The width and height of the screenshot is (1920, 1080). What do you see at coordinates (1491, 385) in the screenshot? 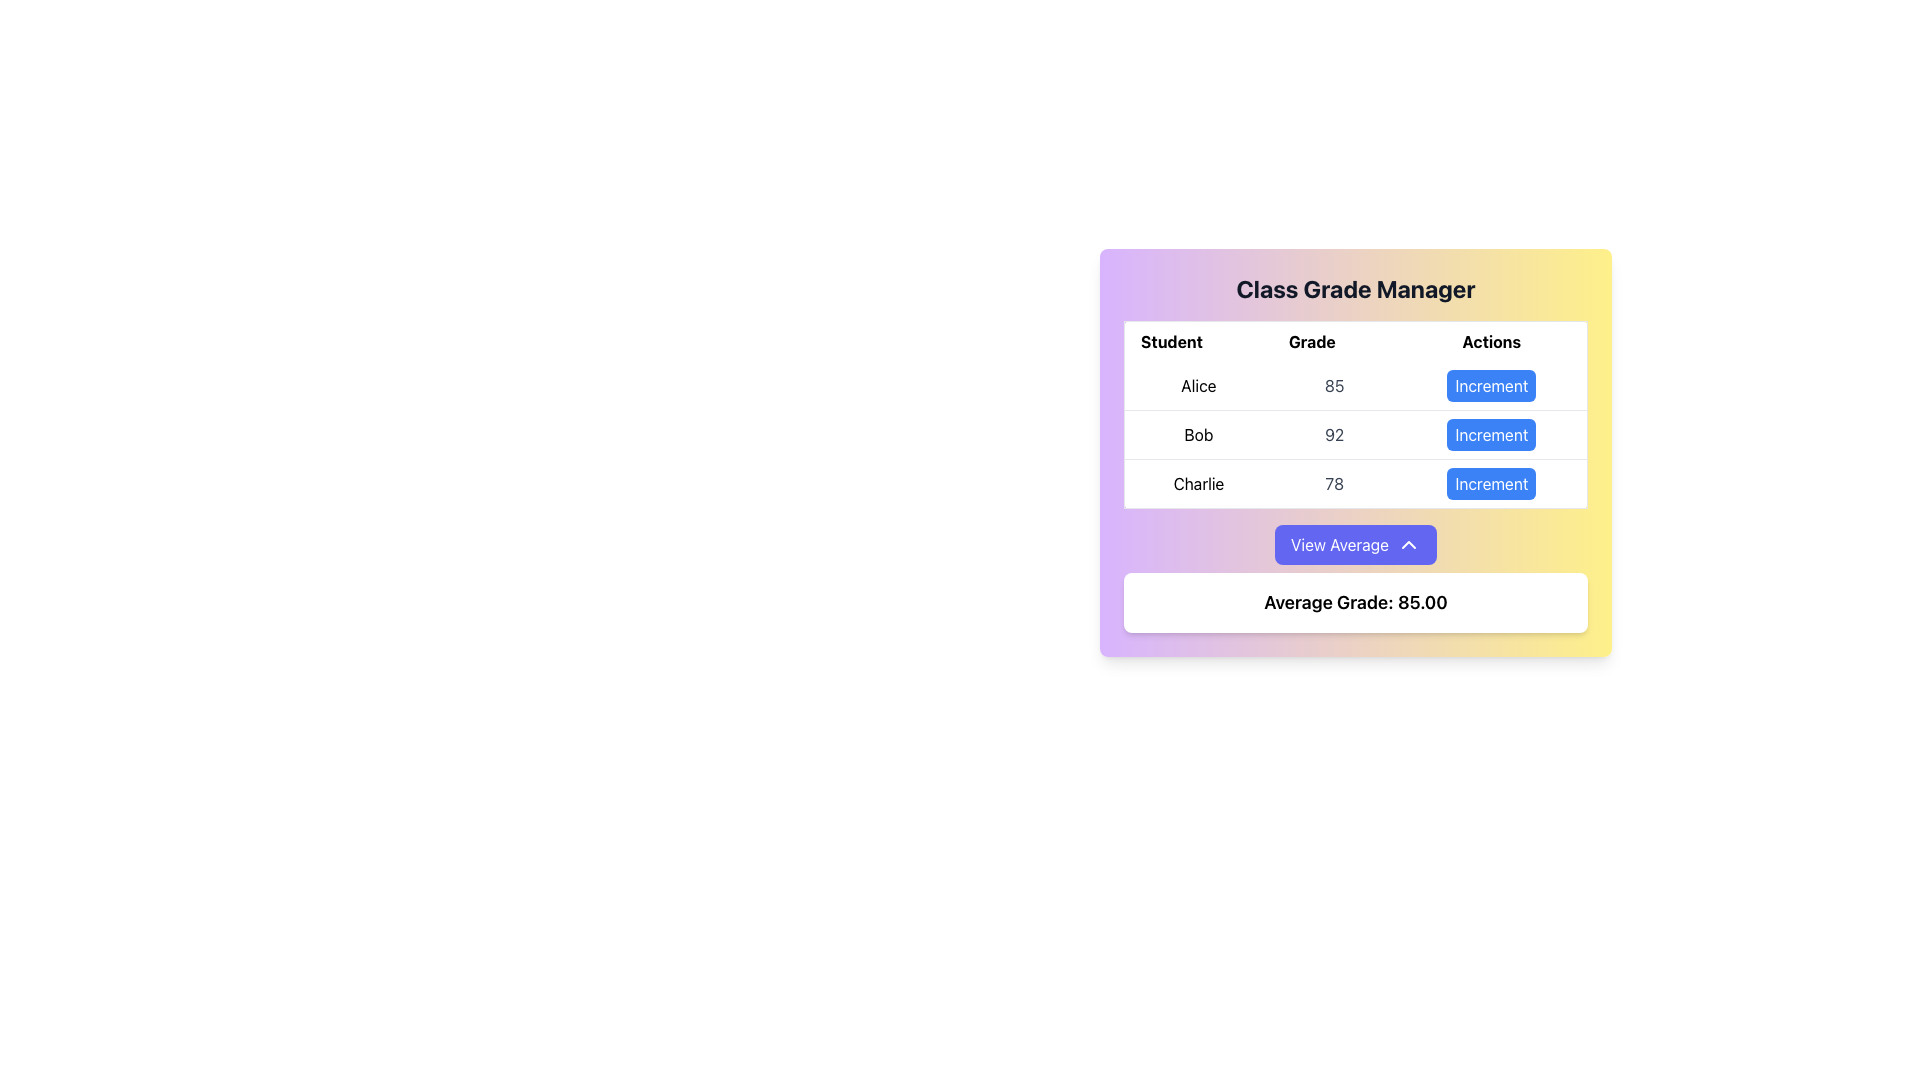
I see `the blue 'Increment' button with white, bold text in the 'Actions' column of the 'Class Grade Manager' interface, positioned in the first row for 'Alice'` at bounding box center [1491, 385].